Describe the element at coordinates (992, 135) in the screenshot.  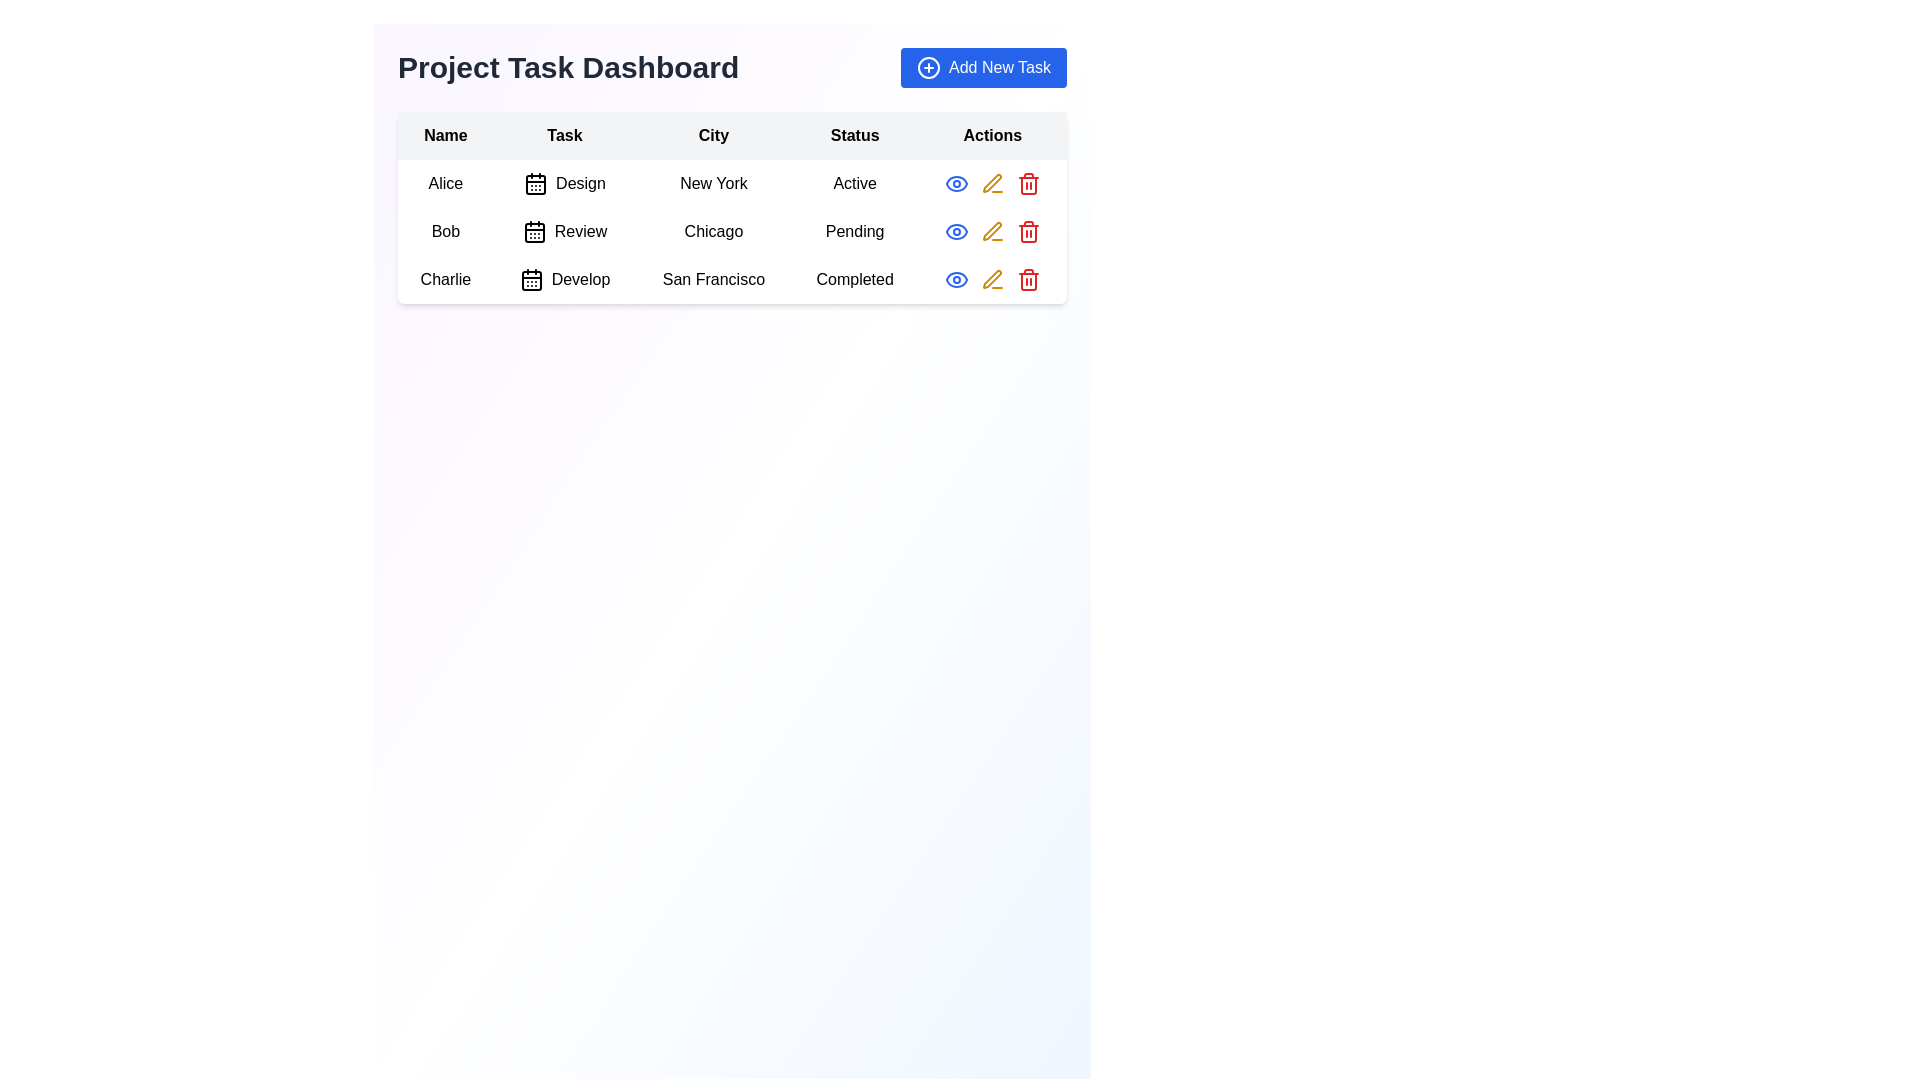
I see `the header label in the fifth column of the table that contains action buttons for rows of data, located to the right of the 'Status' column` at that location.